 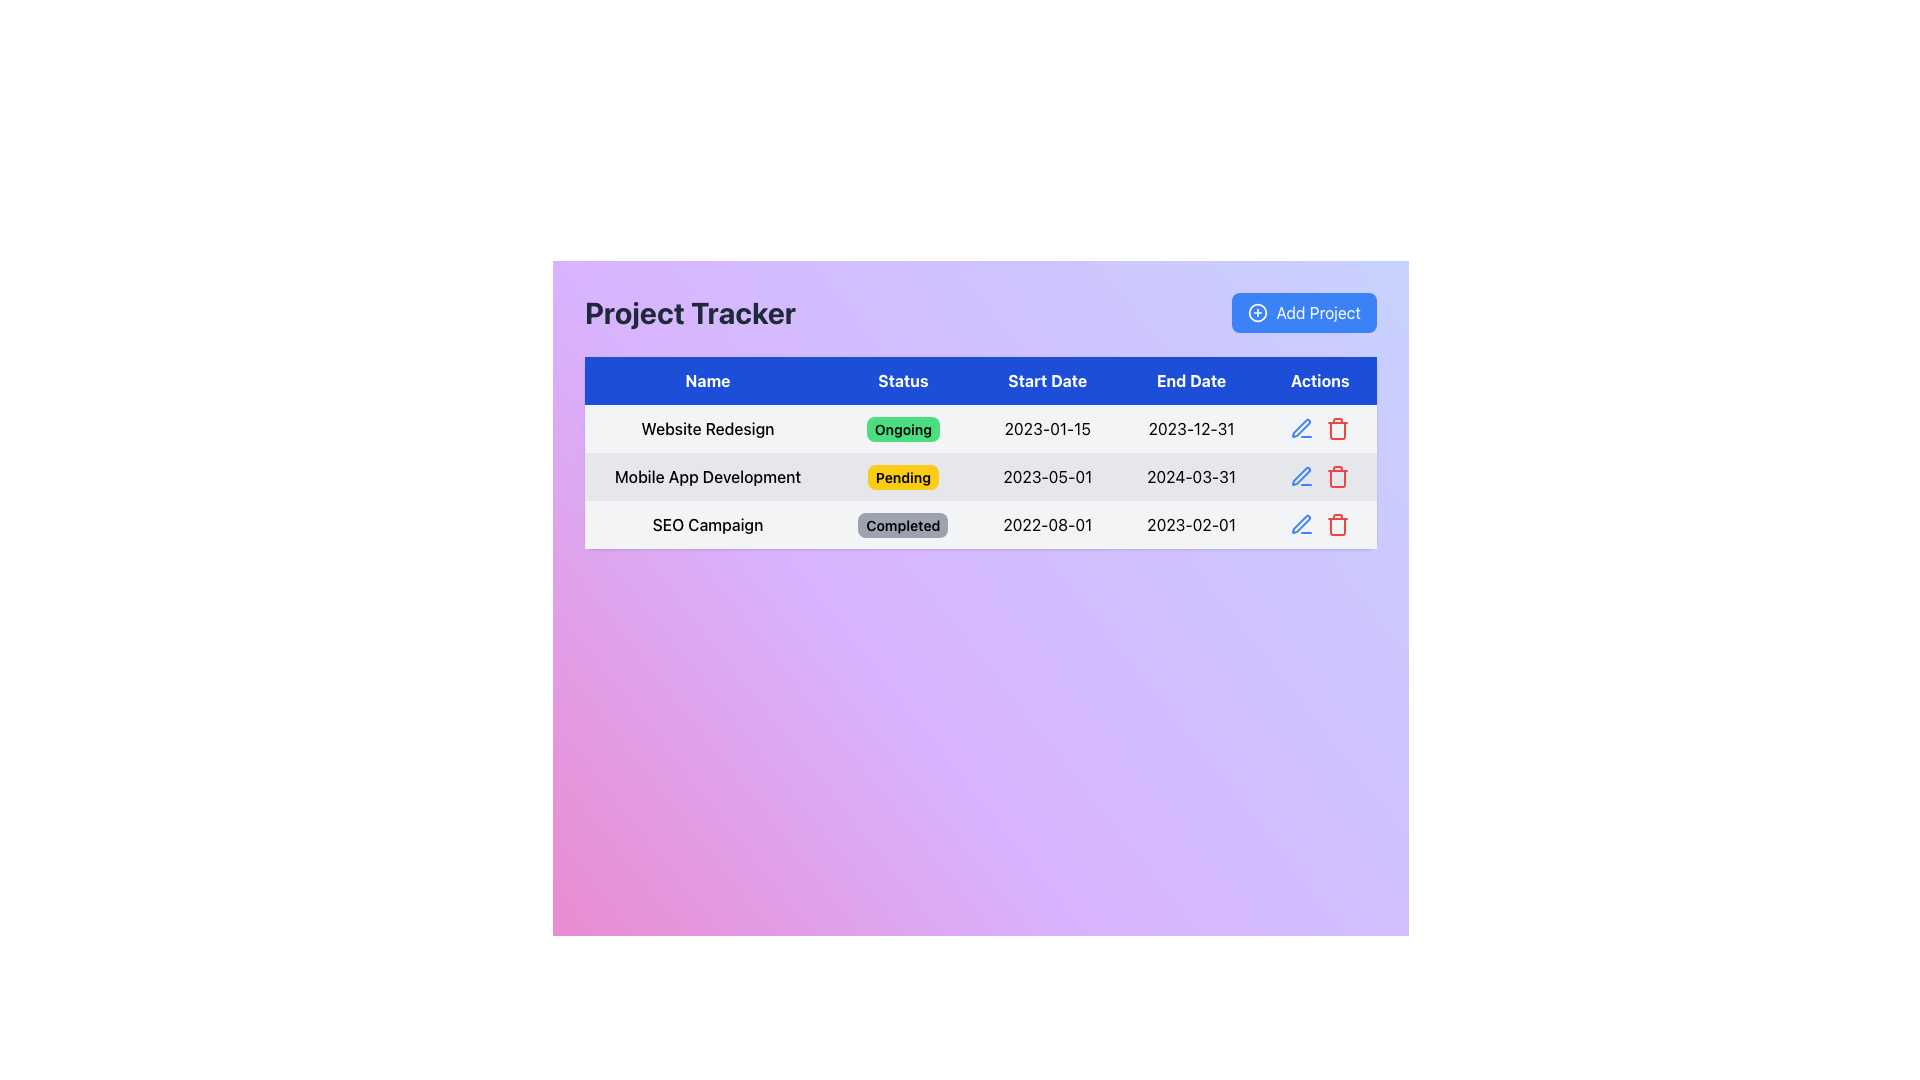 What do you see at coordinates (1300, 475) in the screenshot?
I see `the pen icon button in the second row of the 'Actions' column` at bounding box center [1300, 475].